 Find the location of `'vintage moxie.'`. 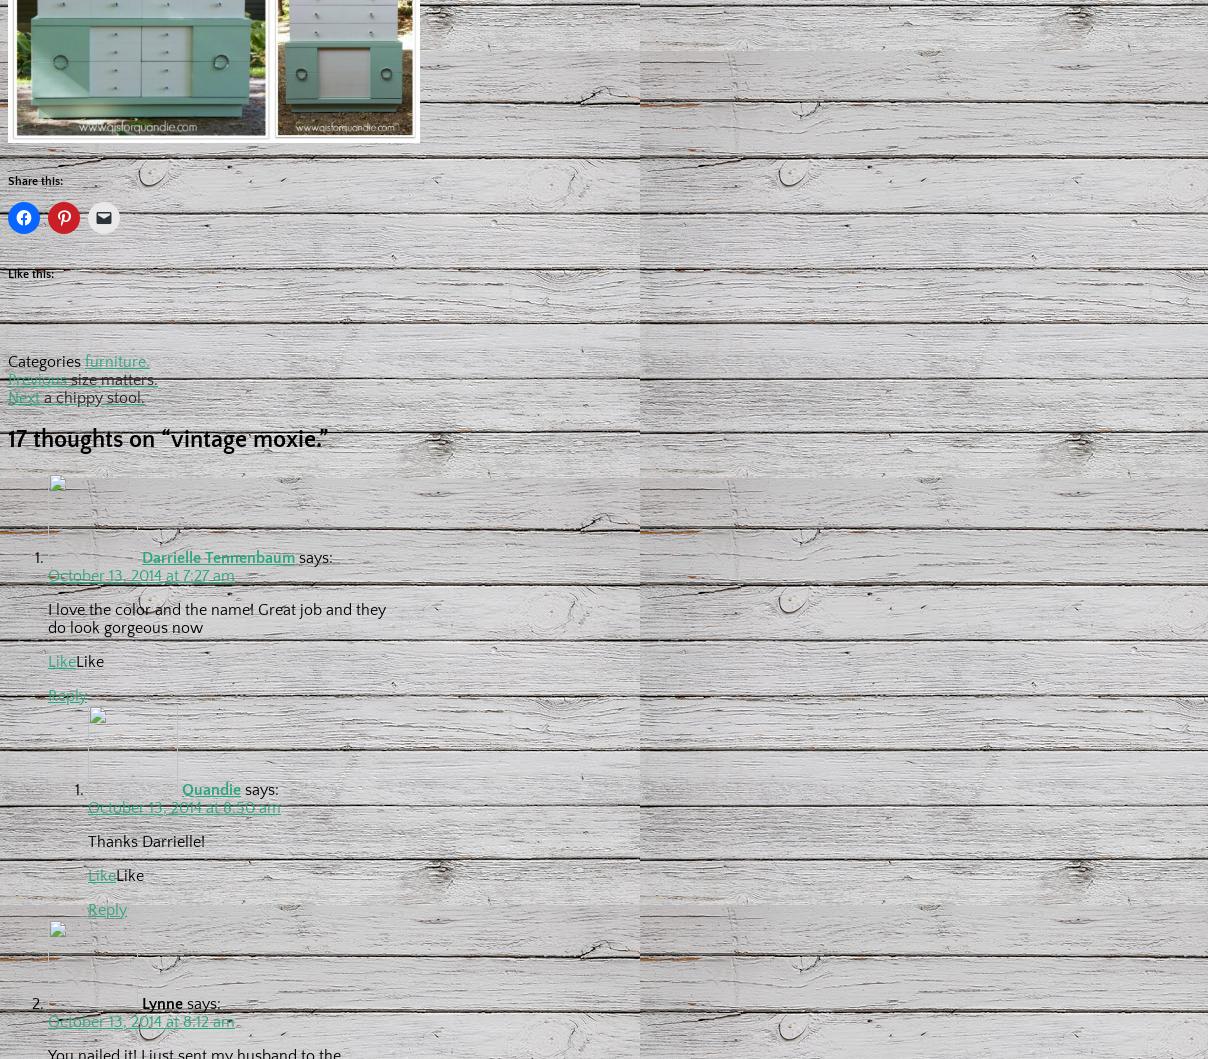

'vintage moxie.' is located at coordinates (171, 440).